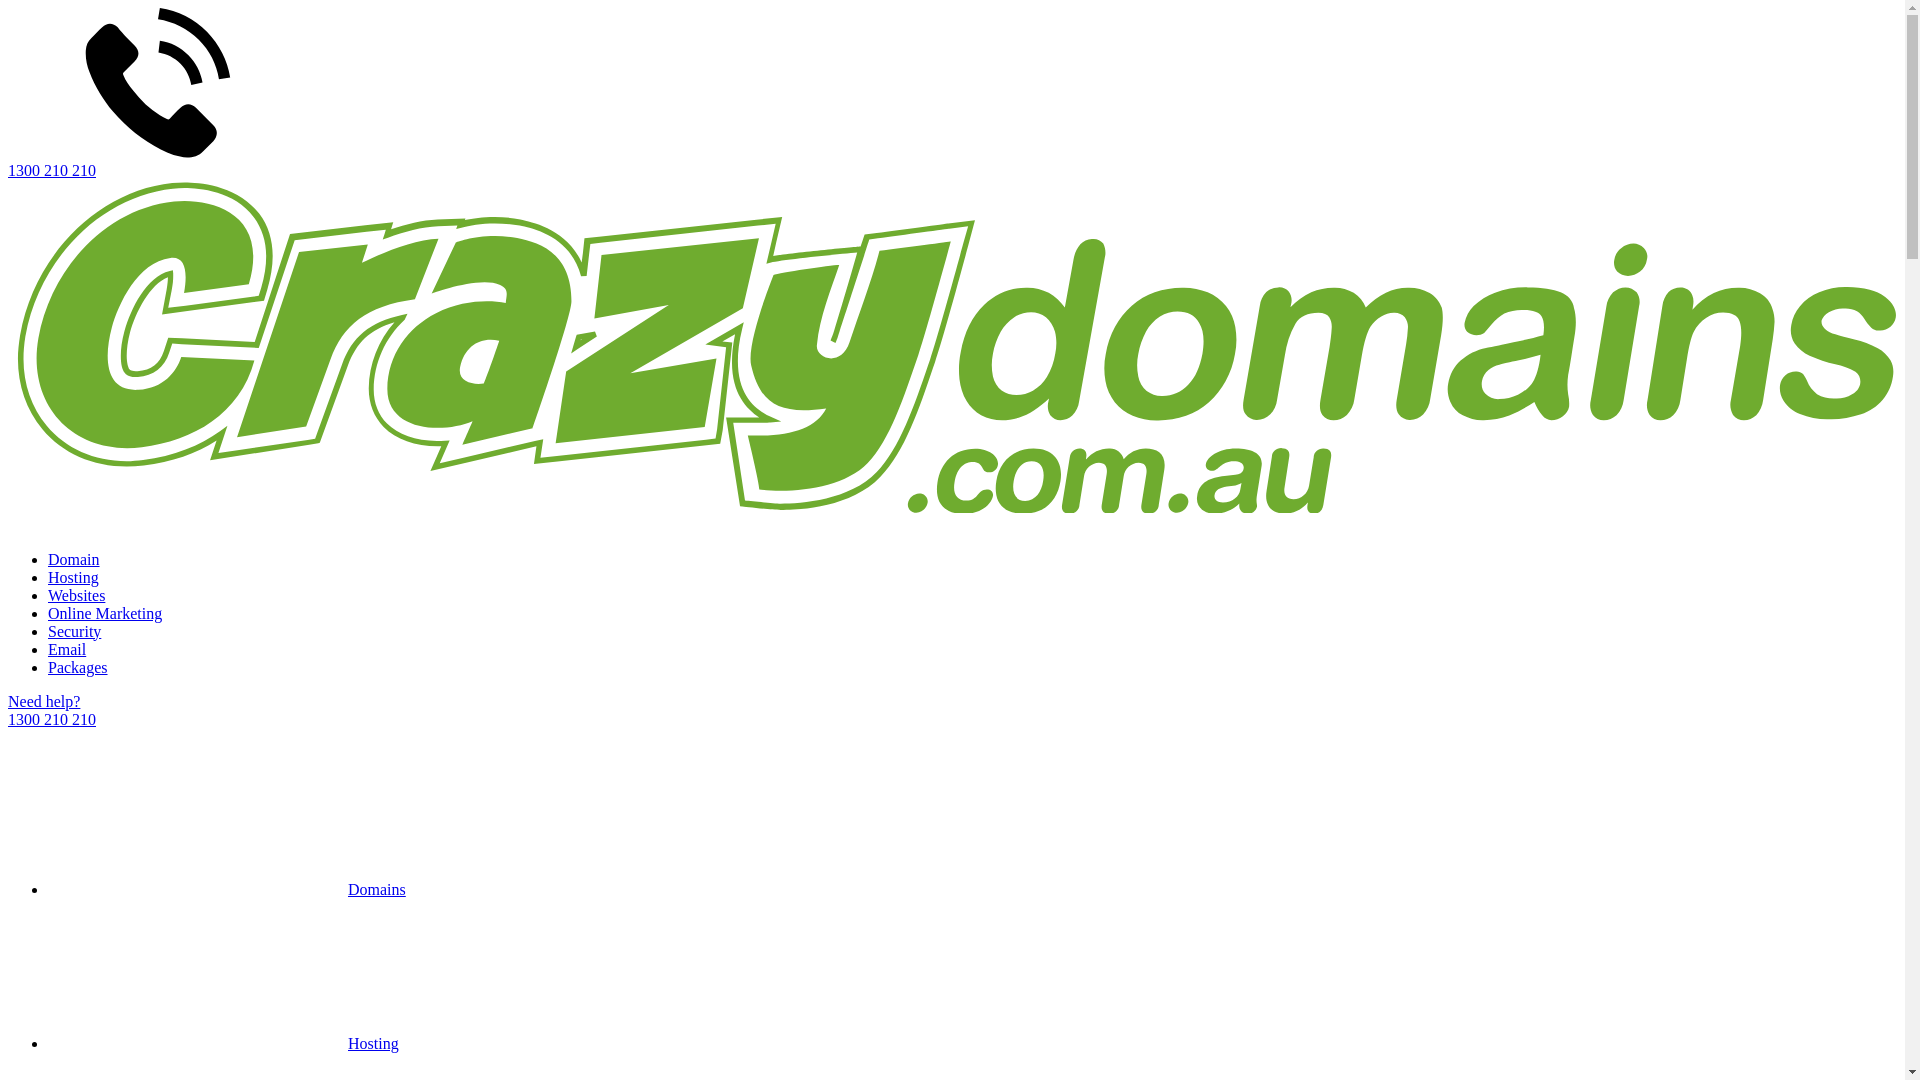  I want to click on 'Domains', so click(226, 888).